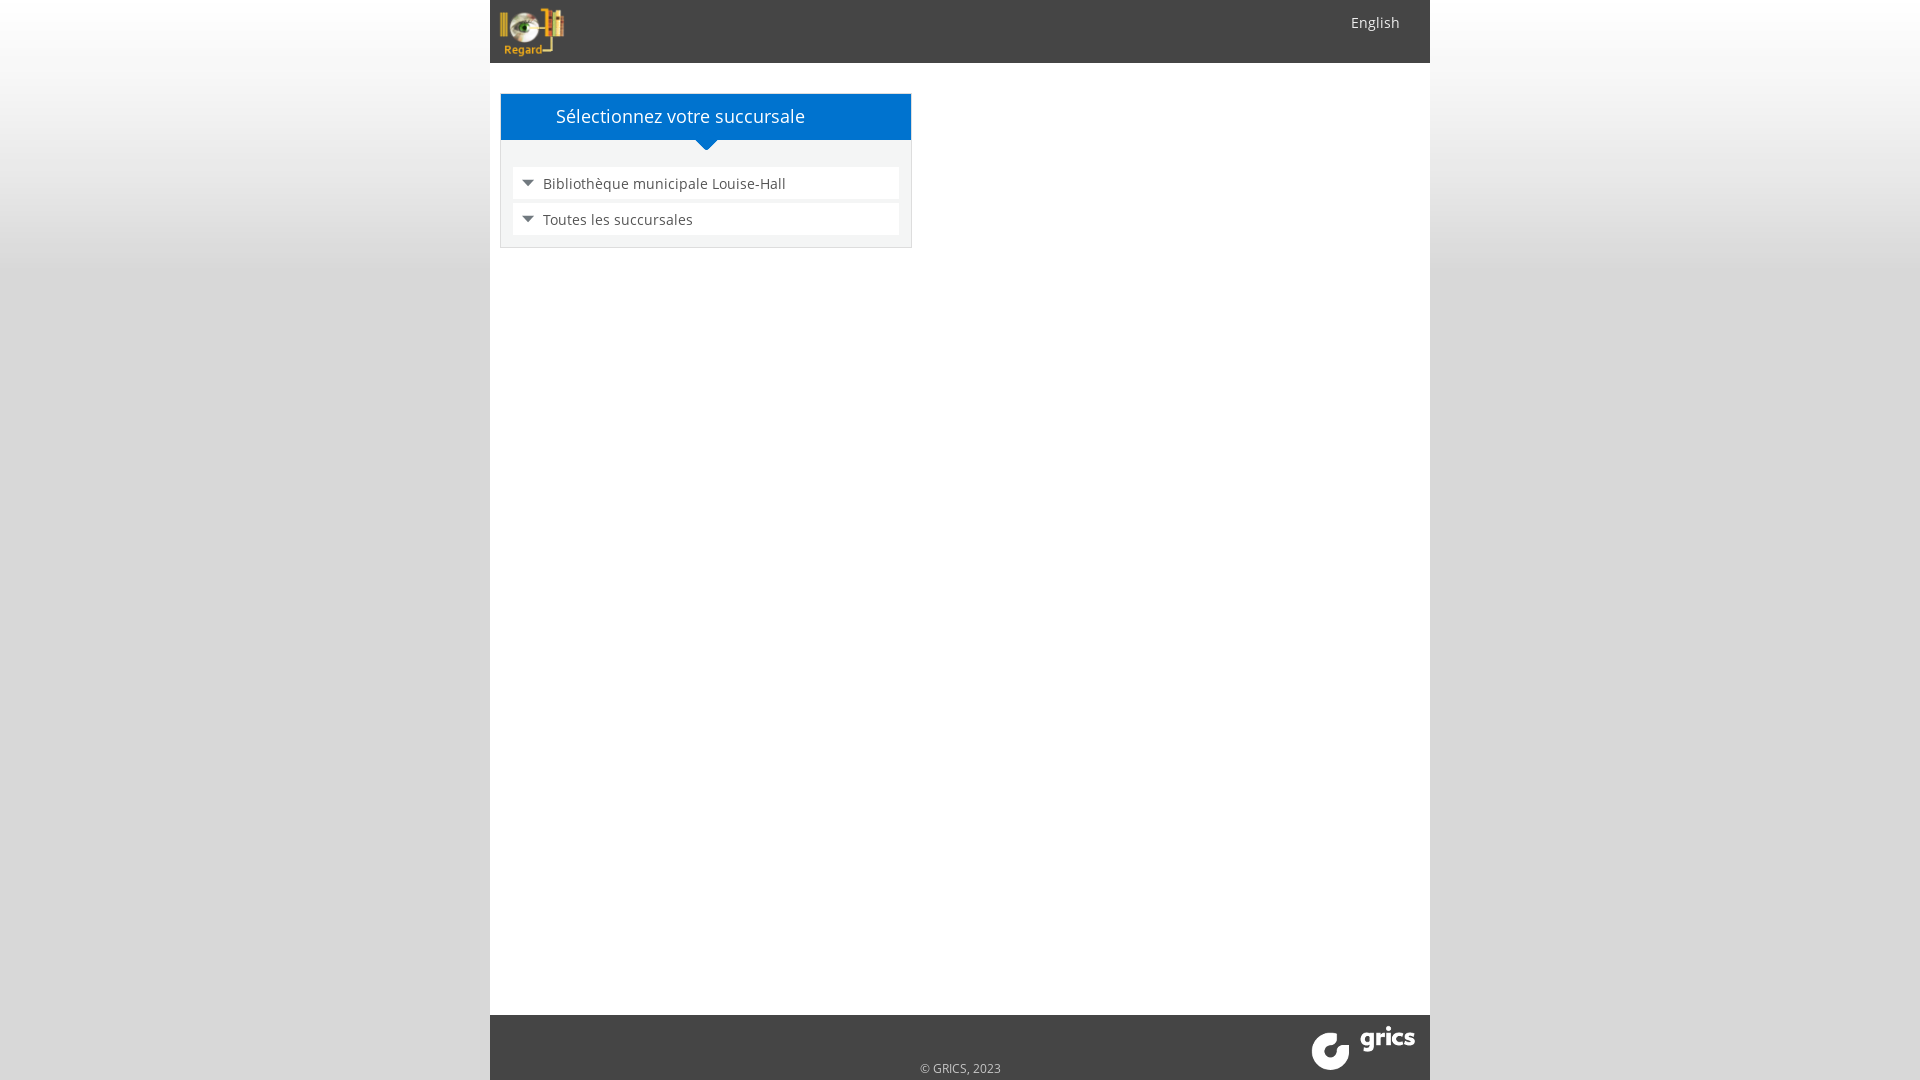 This screenshot has height=1080, width=1920. I want to click on 'Toutes les succursales', so click(705, 219).